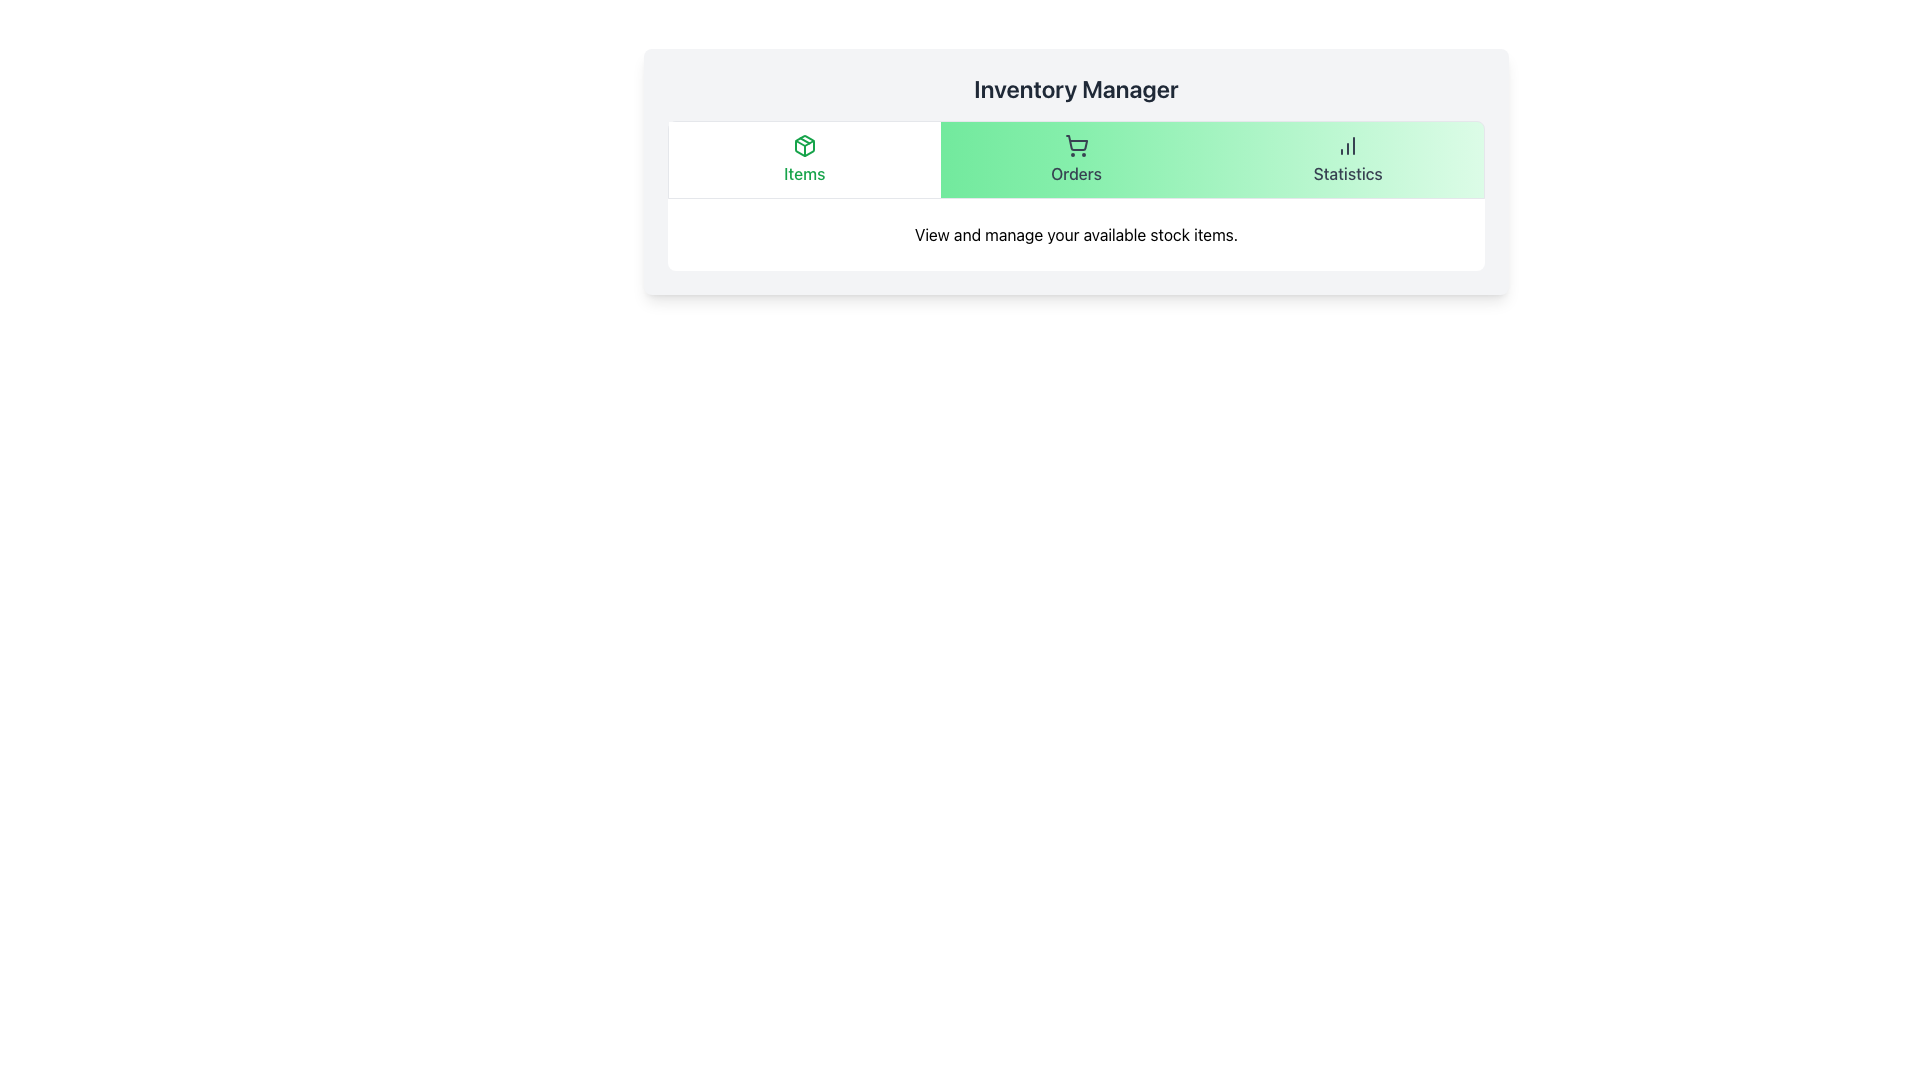  I want to click on the 'Orders' text label, which is the second navigation option in the main menu bar, displaying the word 'Orders' in bold font on a light green background, so click(1075, 172).